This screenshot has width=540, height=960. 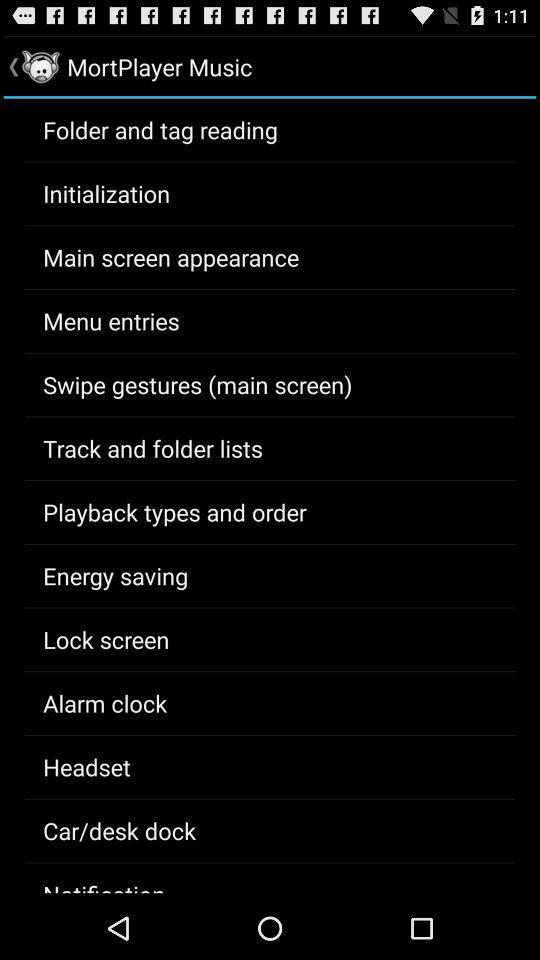 I want to click on the app below track and folder icon, so click(x=174, y=511).